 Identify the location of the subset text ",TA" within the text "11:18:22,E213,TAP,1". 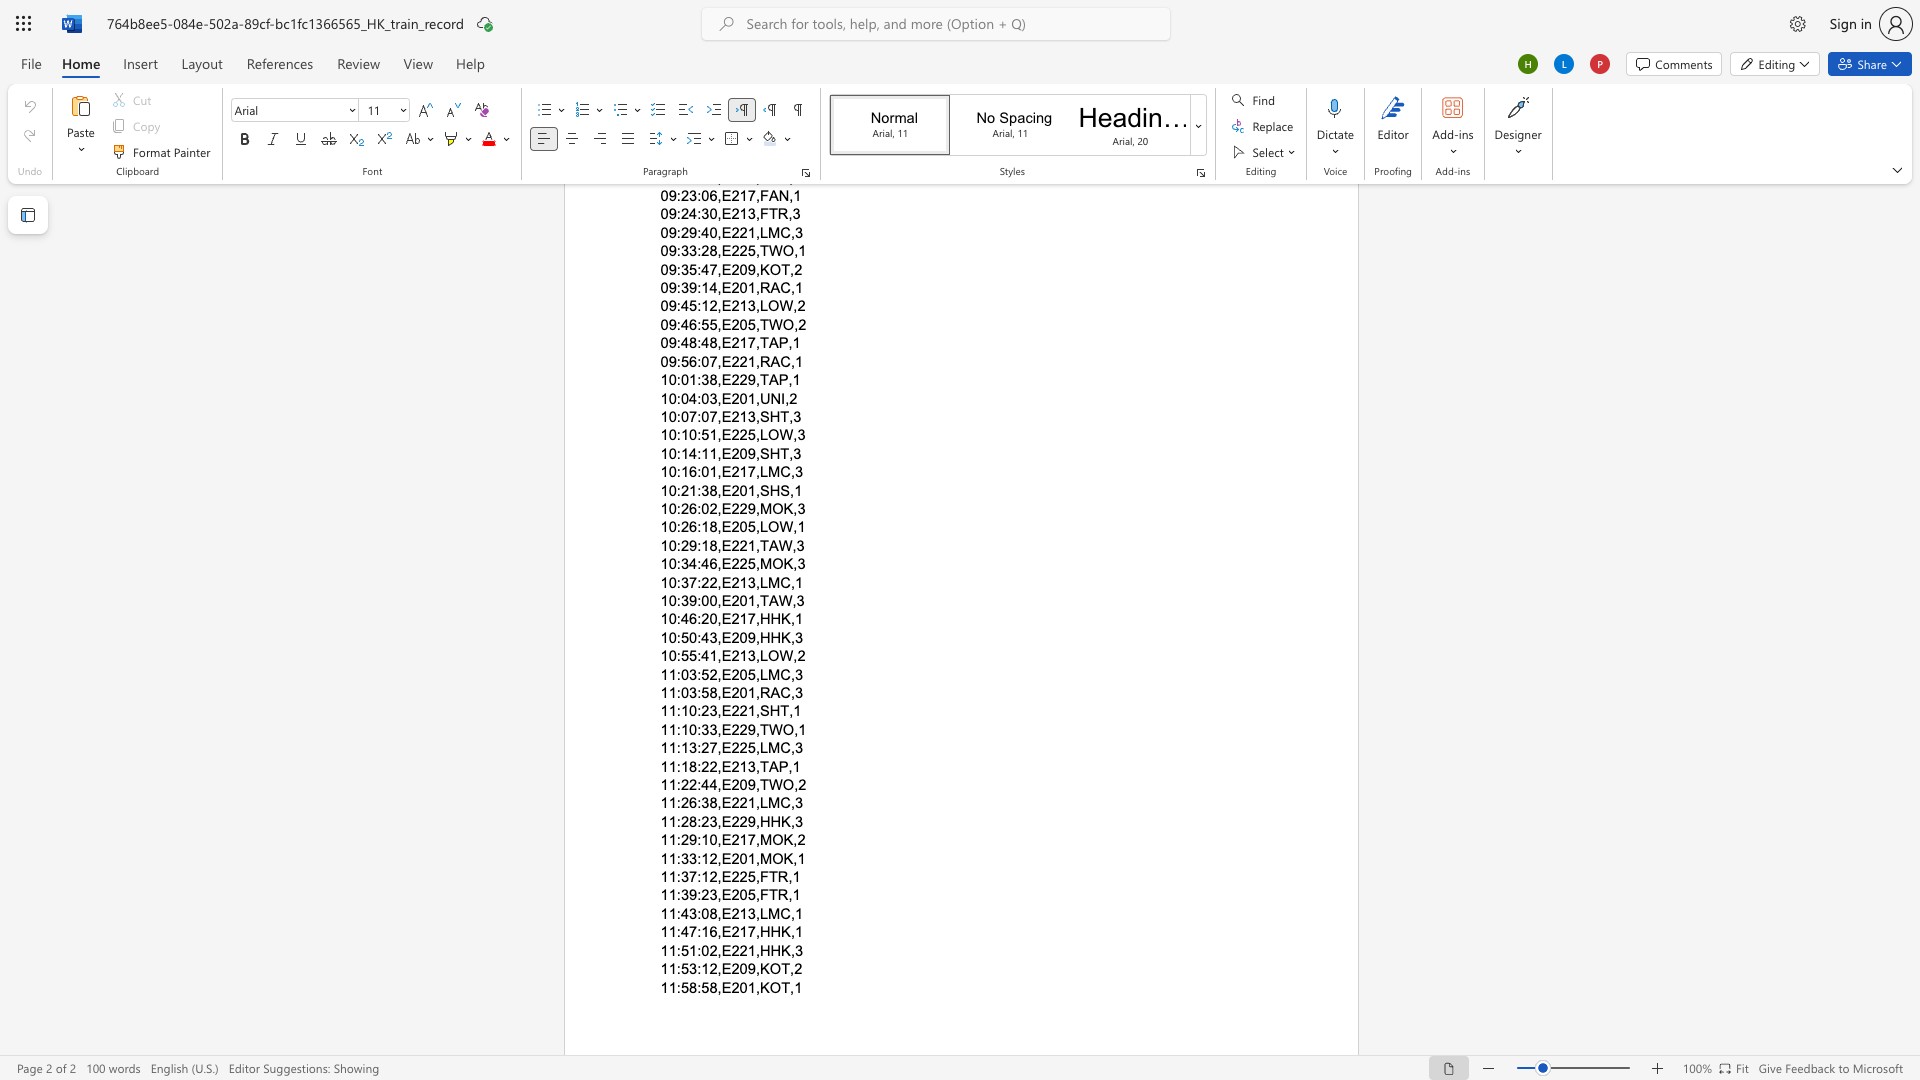
(754, 765).